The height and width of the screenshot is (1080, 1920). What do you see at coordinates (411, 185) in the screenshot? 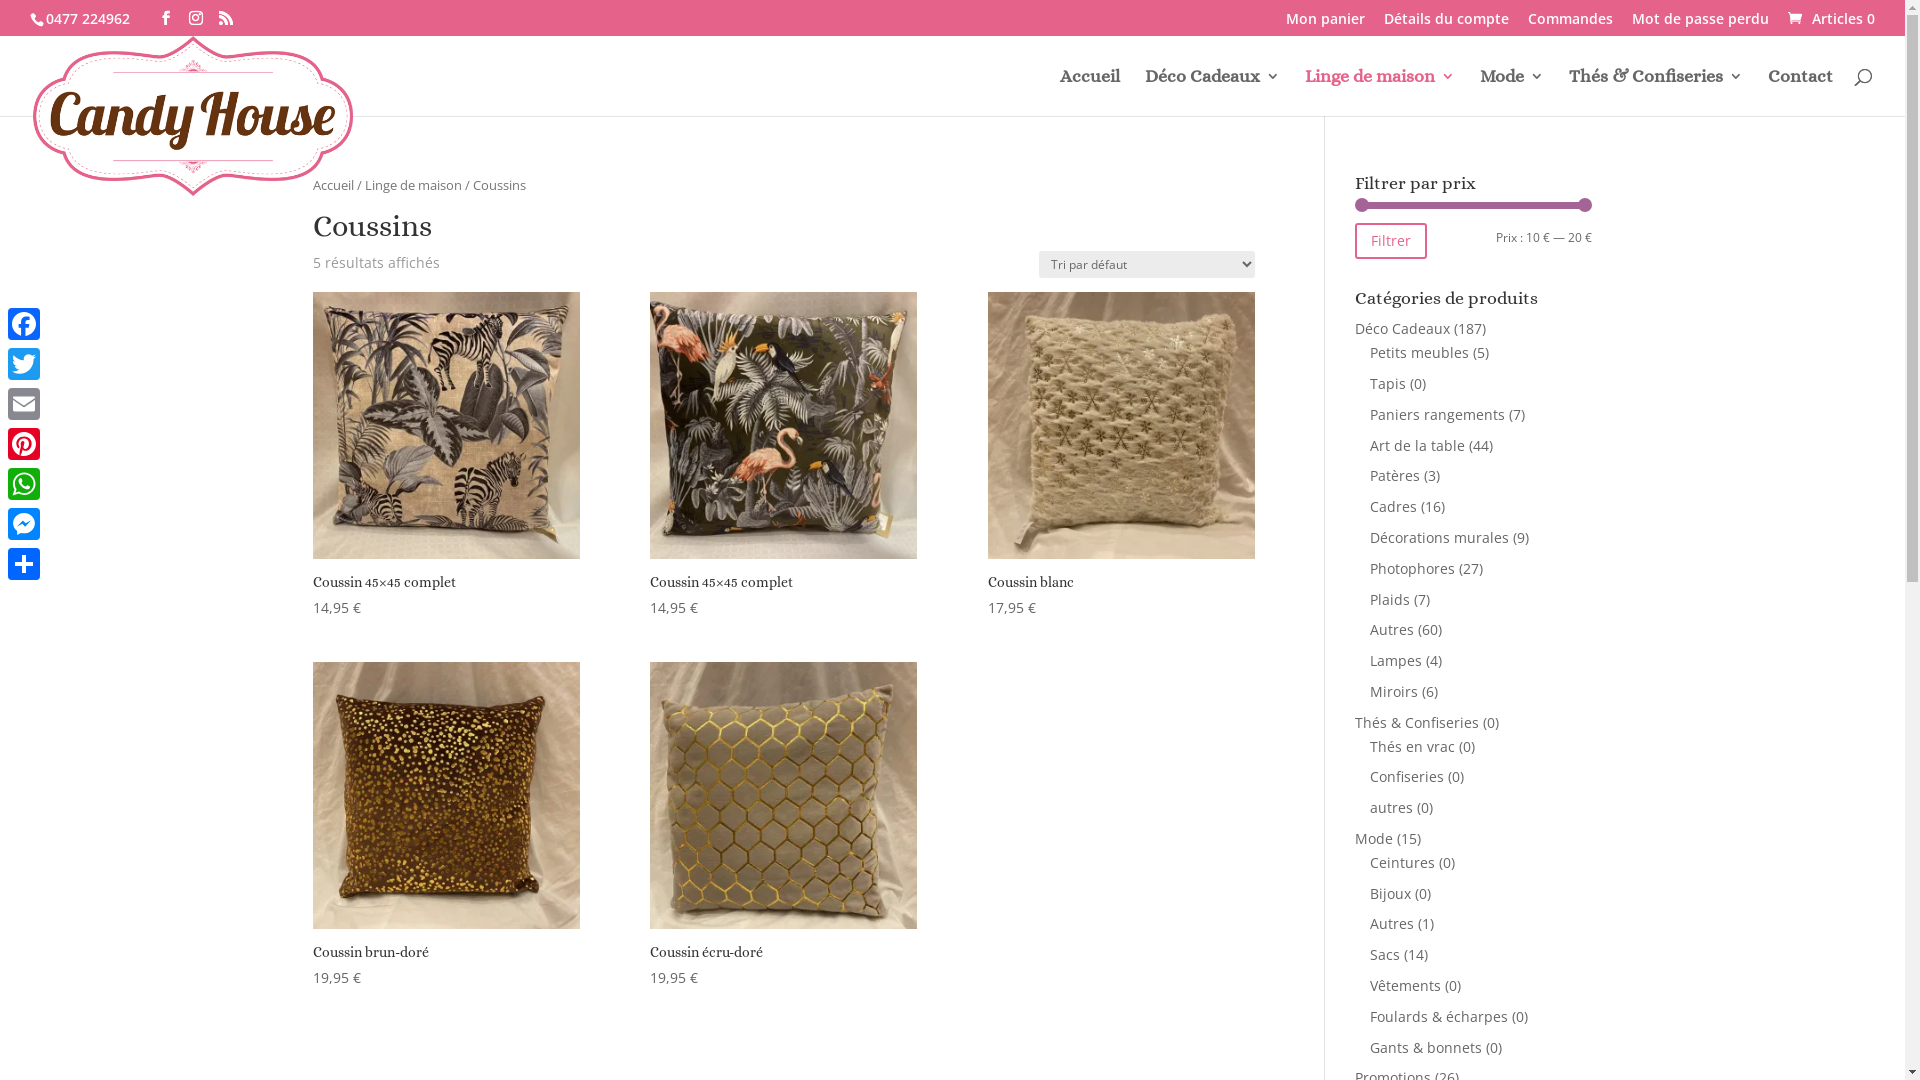
I see `'Linge de maison'` at bounding box center [411, 185].